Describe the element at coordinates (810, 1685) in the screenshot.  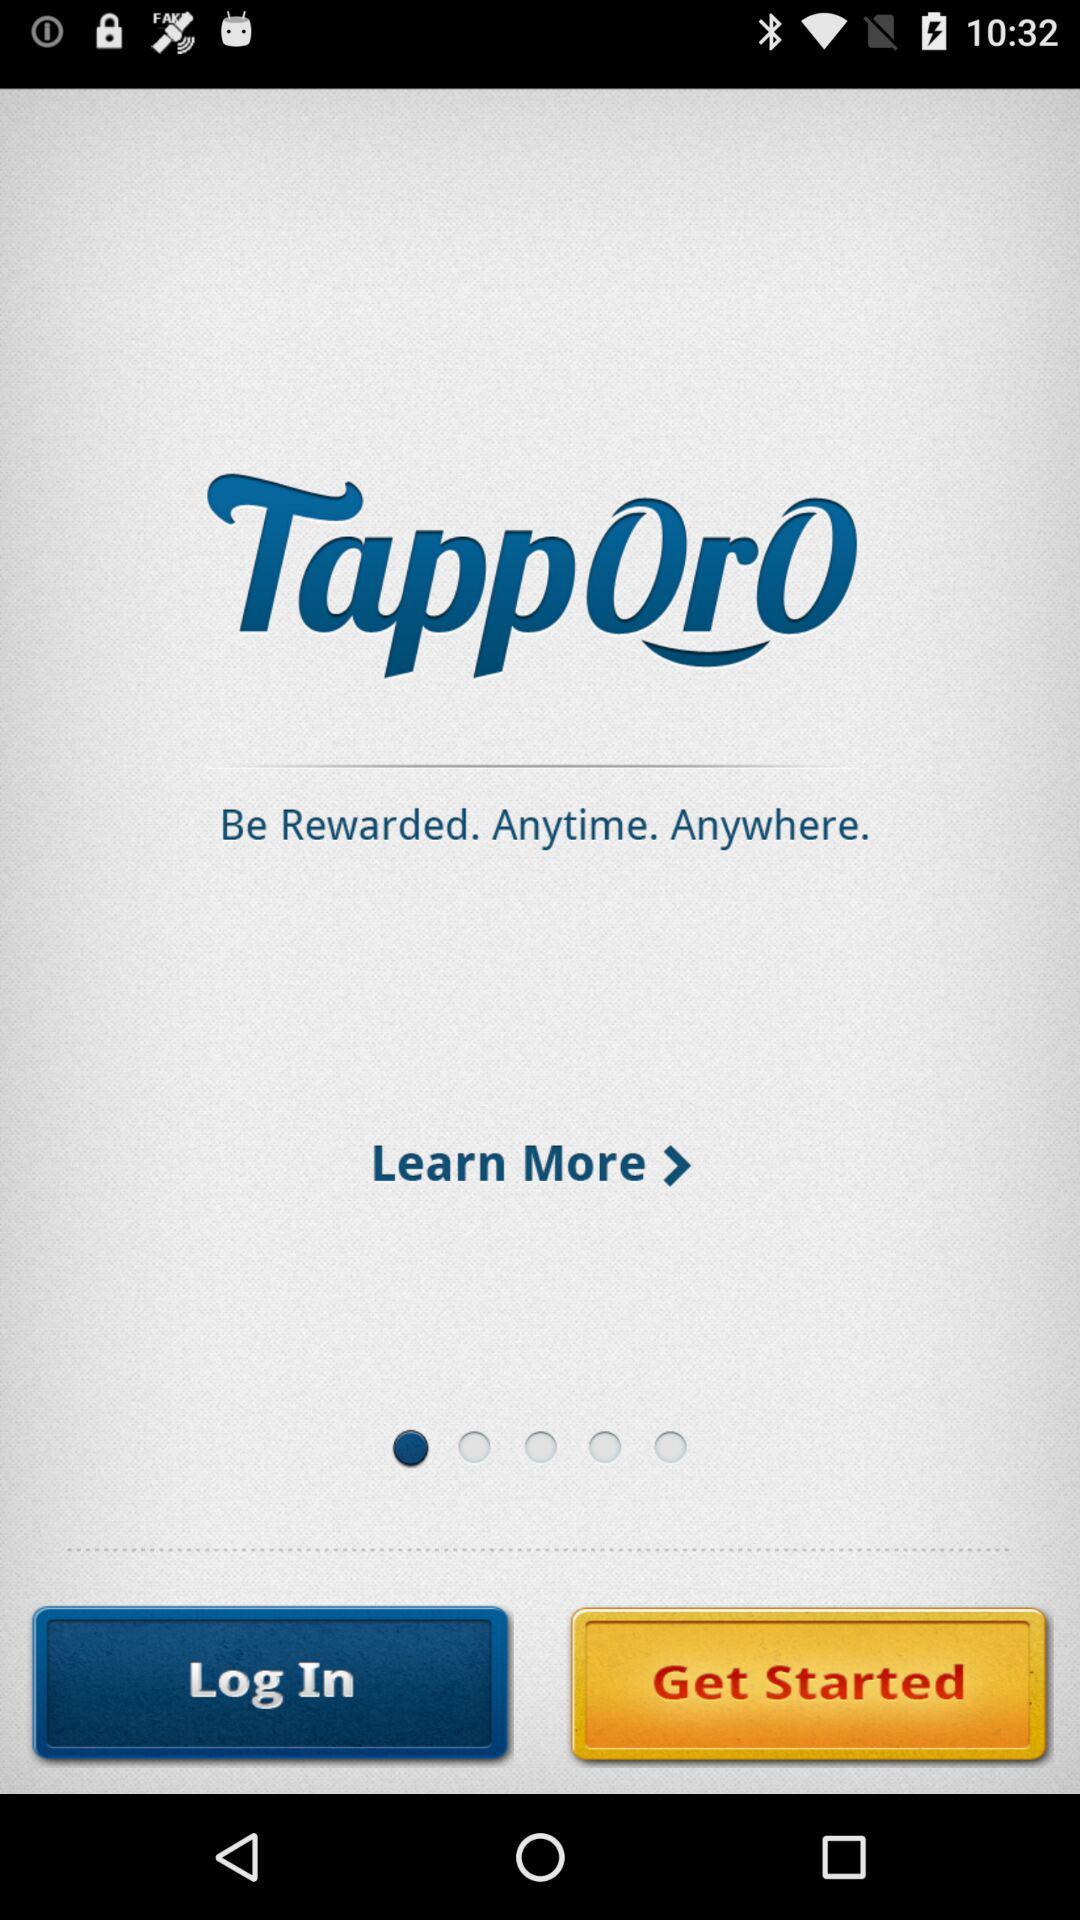
I see `make a new account` at that location.